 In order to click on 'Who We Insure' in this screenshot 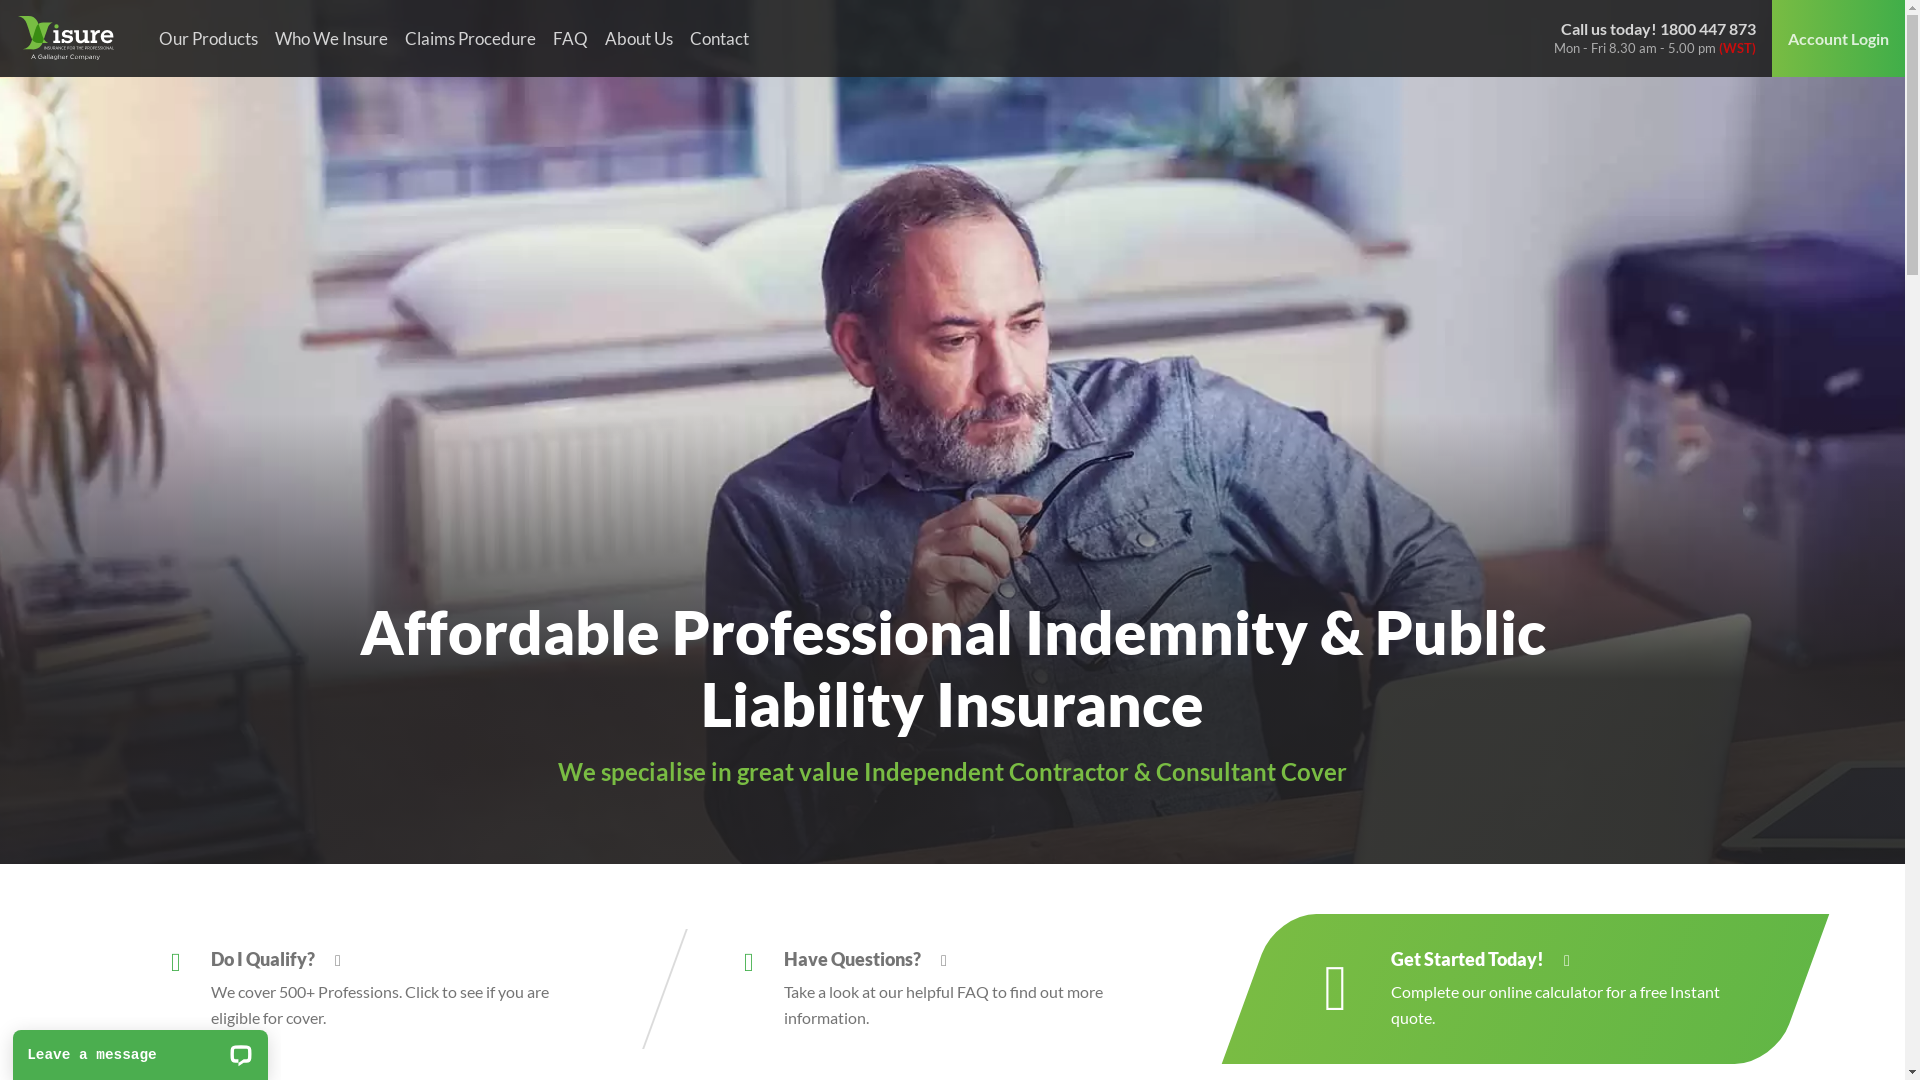, I will do `click(331, 38)`.